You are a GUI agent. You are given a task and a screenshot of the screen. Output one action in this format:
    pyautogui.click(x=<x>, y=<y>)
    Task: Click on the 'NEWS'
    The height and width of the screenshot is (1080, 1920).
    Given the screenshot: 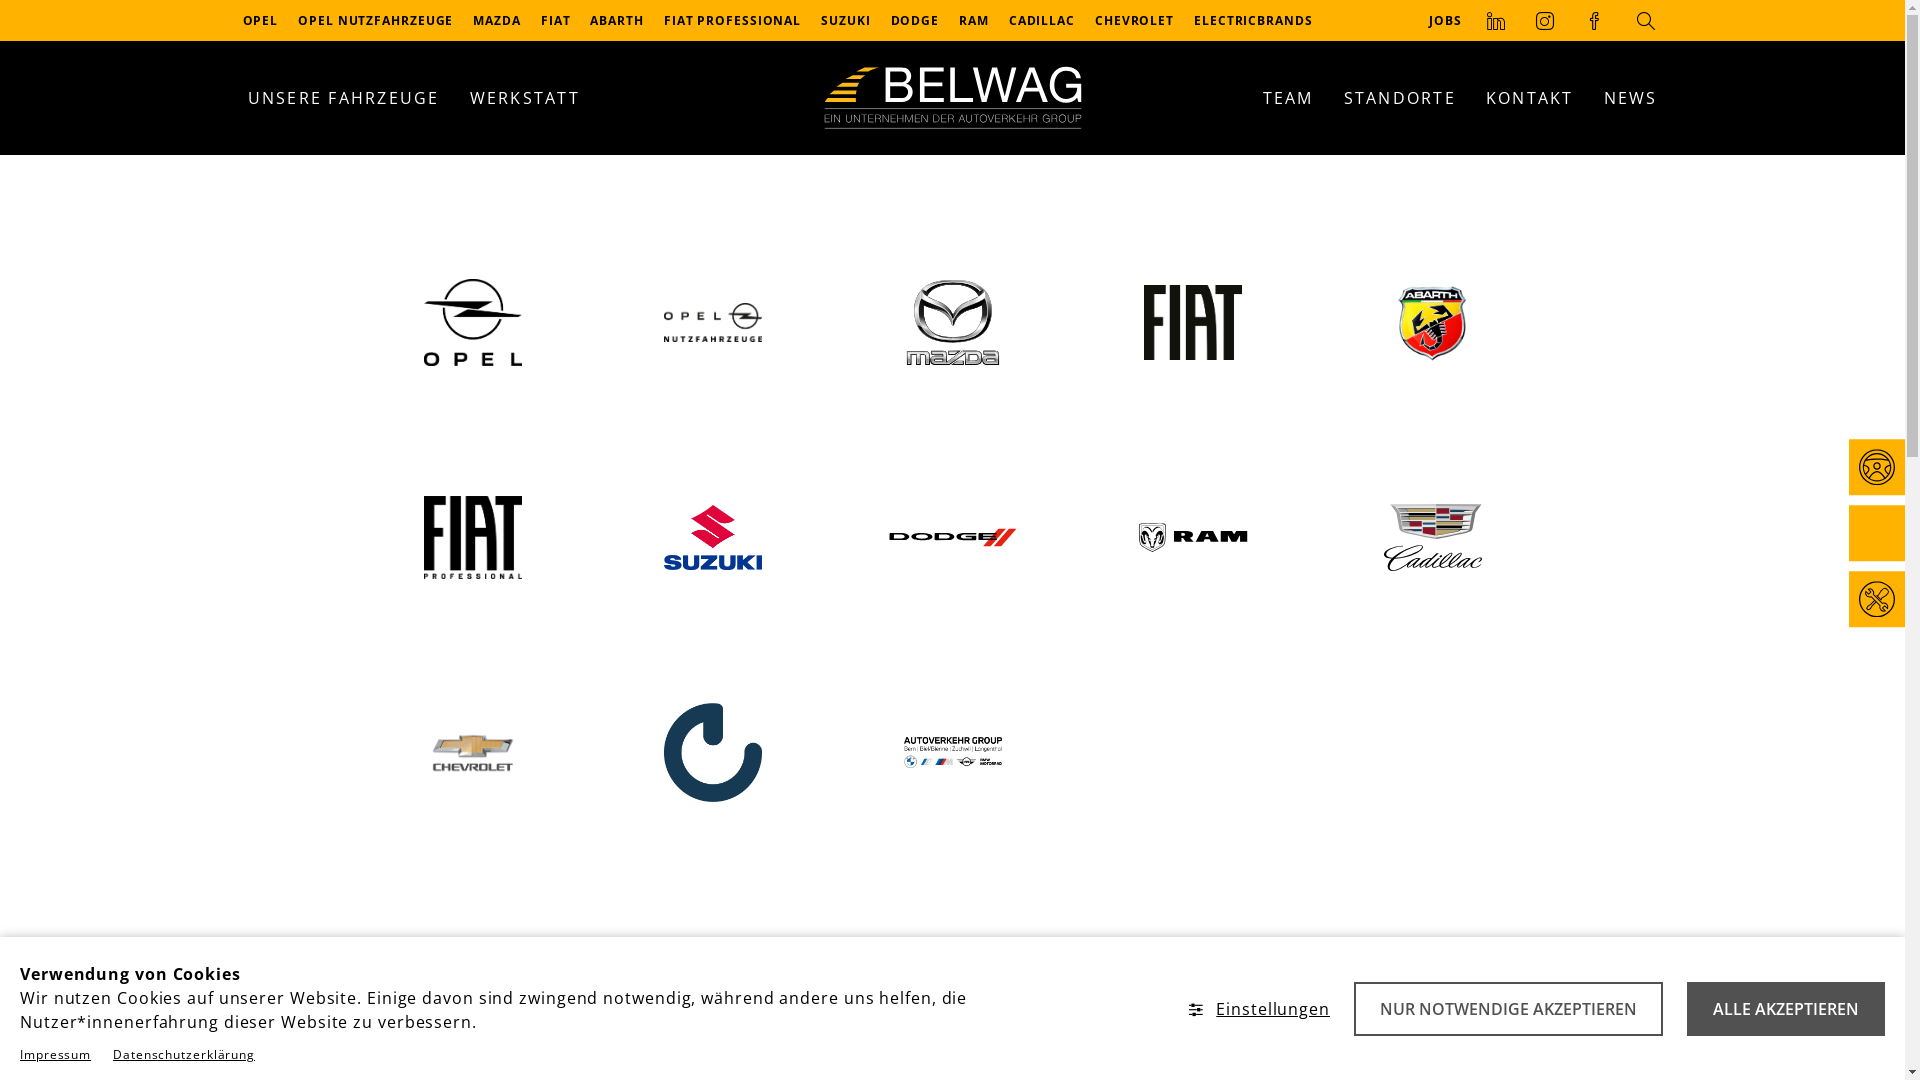 What is the action you would take?
    pyautogui.click(x=1630, y=97)
    